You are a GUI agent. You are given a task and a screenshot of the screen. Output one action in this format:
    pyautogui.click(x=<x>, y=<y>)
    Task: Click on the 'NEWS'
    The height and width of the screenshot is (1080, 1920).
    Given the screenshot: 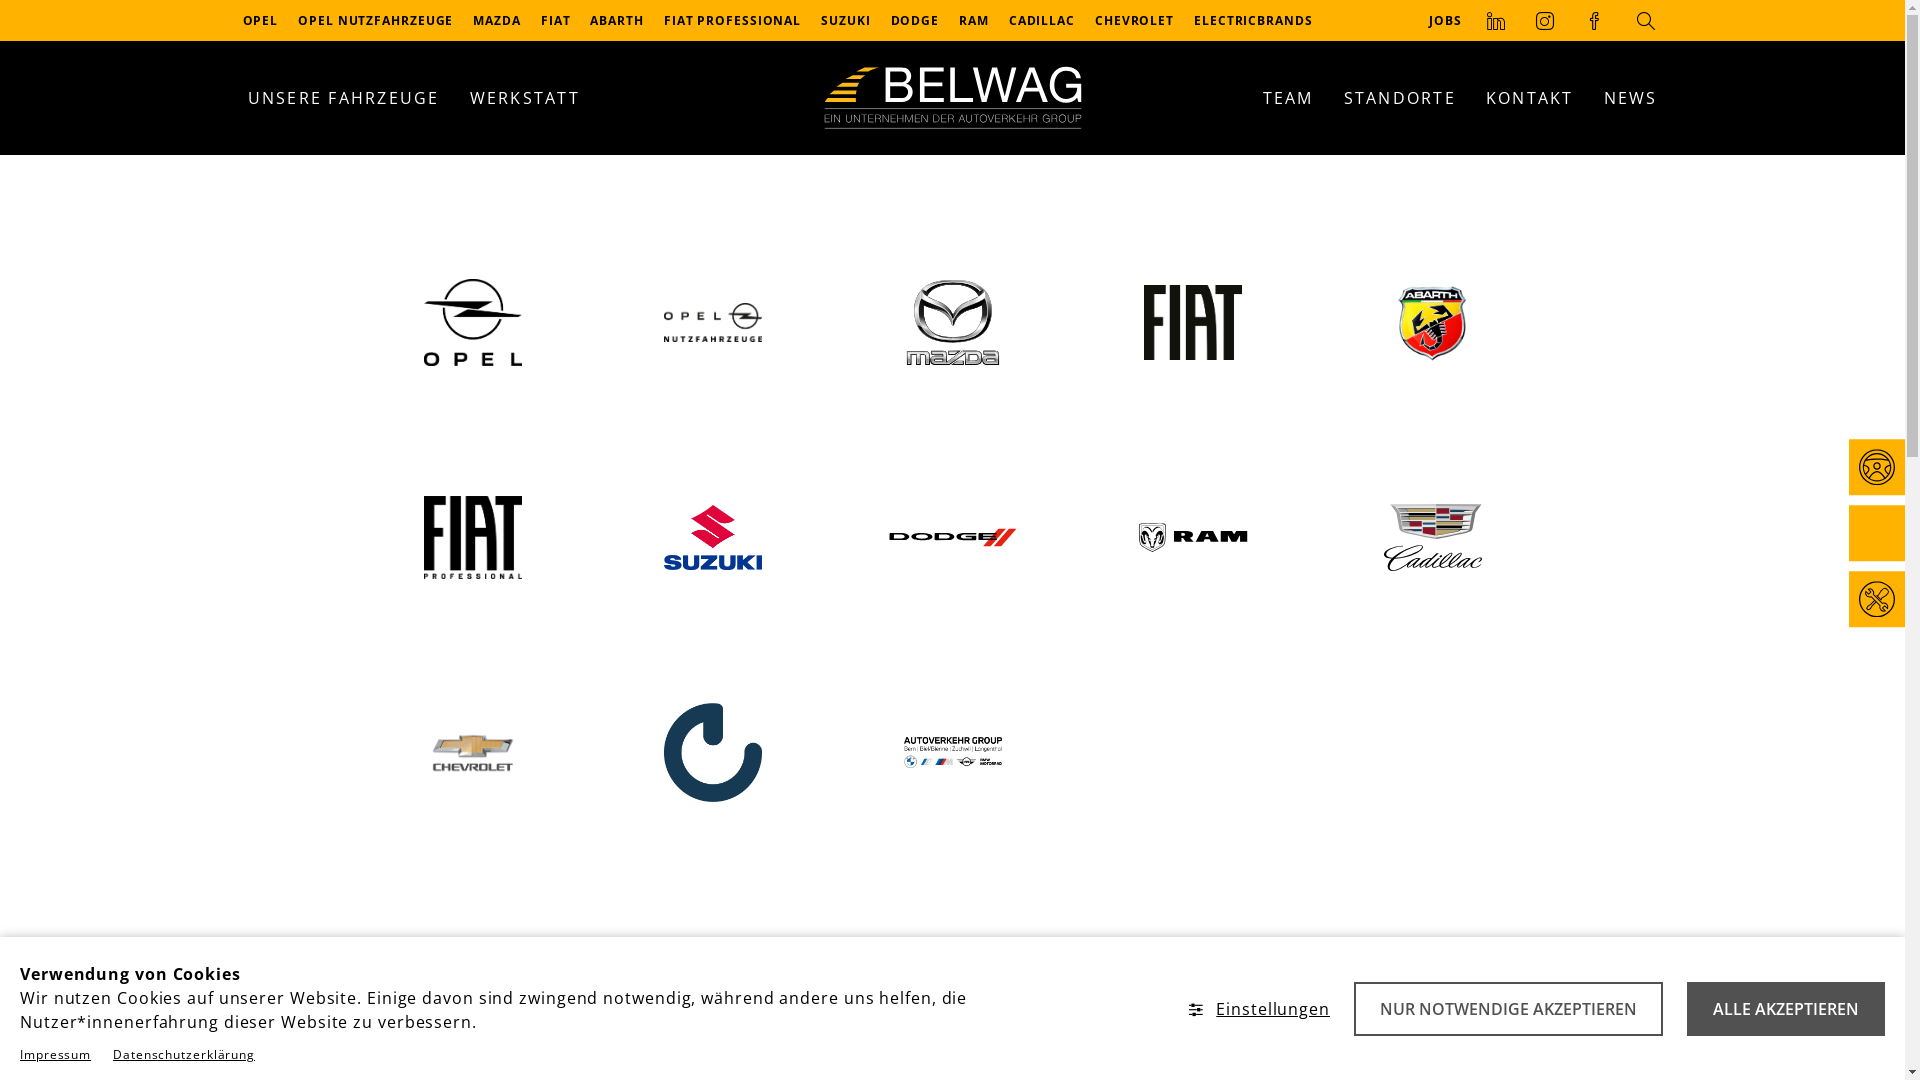 What is the action you would take?
    pyautogui.click(x=1630, y=97)
    